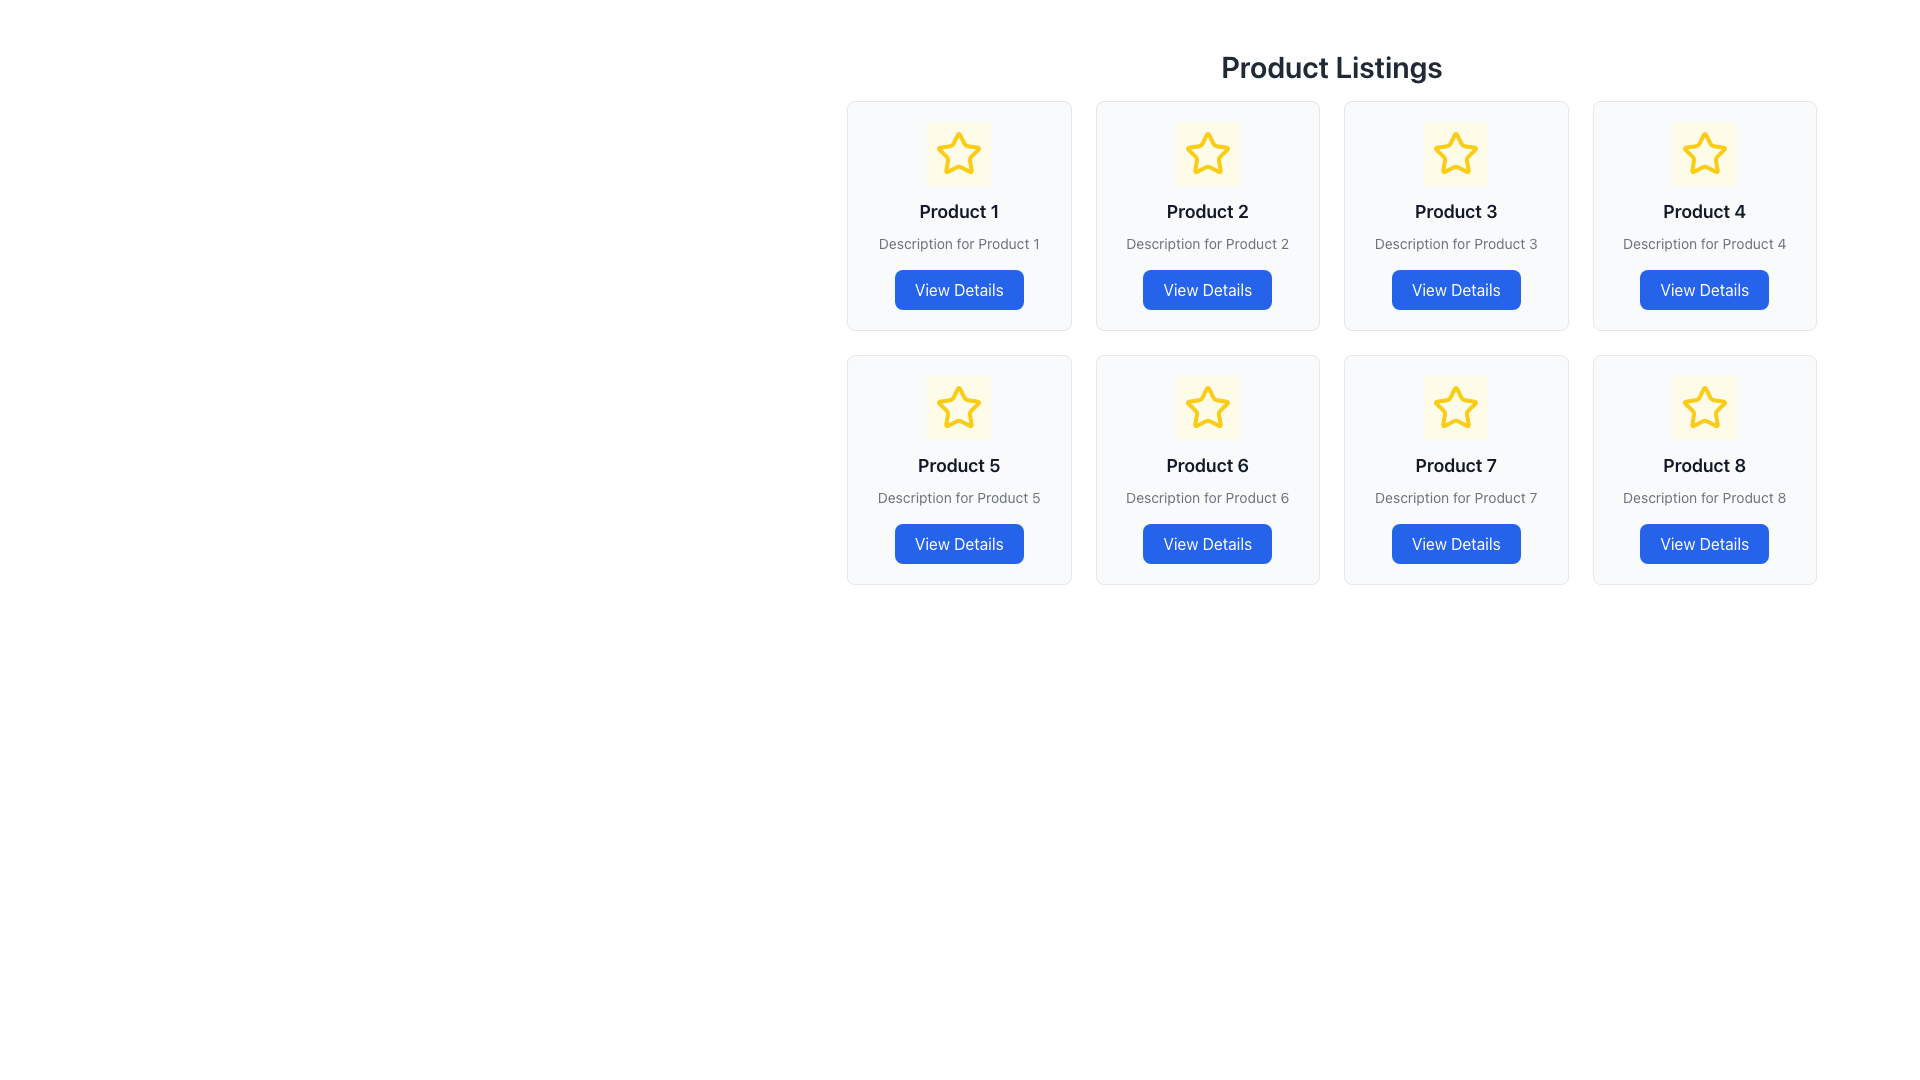 Image resolution: width=1920 pixels, height=1080 pixels. Describe the element at coordinates (1456, 543) in the screenshot. I see `the blue button labeled 'View Details' located in the lower middle section of the 'Product 7' card to interact` at that location.